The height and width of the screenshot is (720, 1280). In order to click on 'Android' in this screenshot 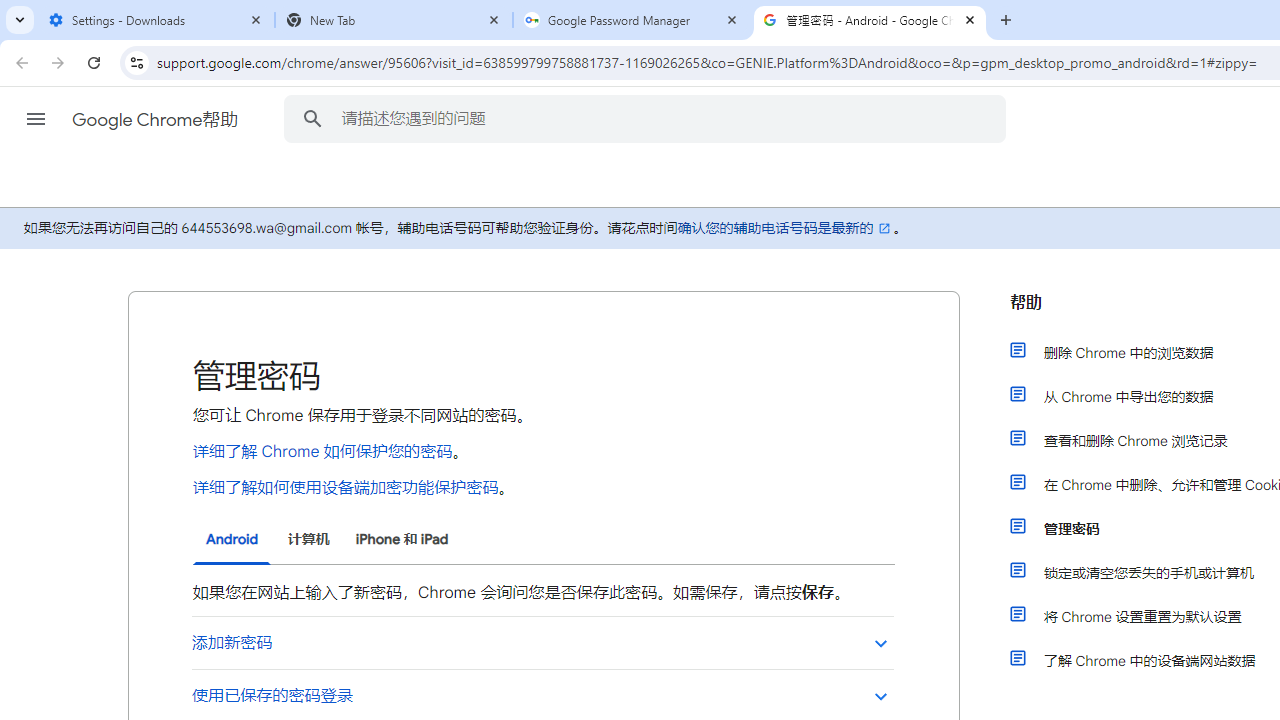, I will do `click(232, 540)`.